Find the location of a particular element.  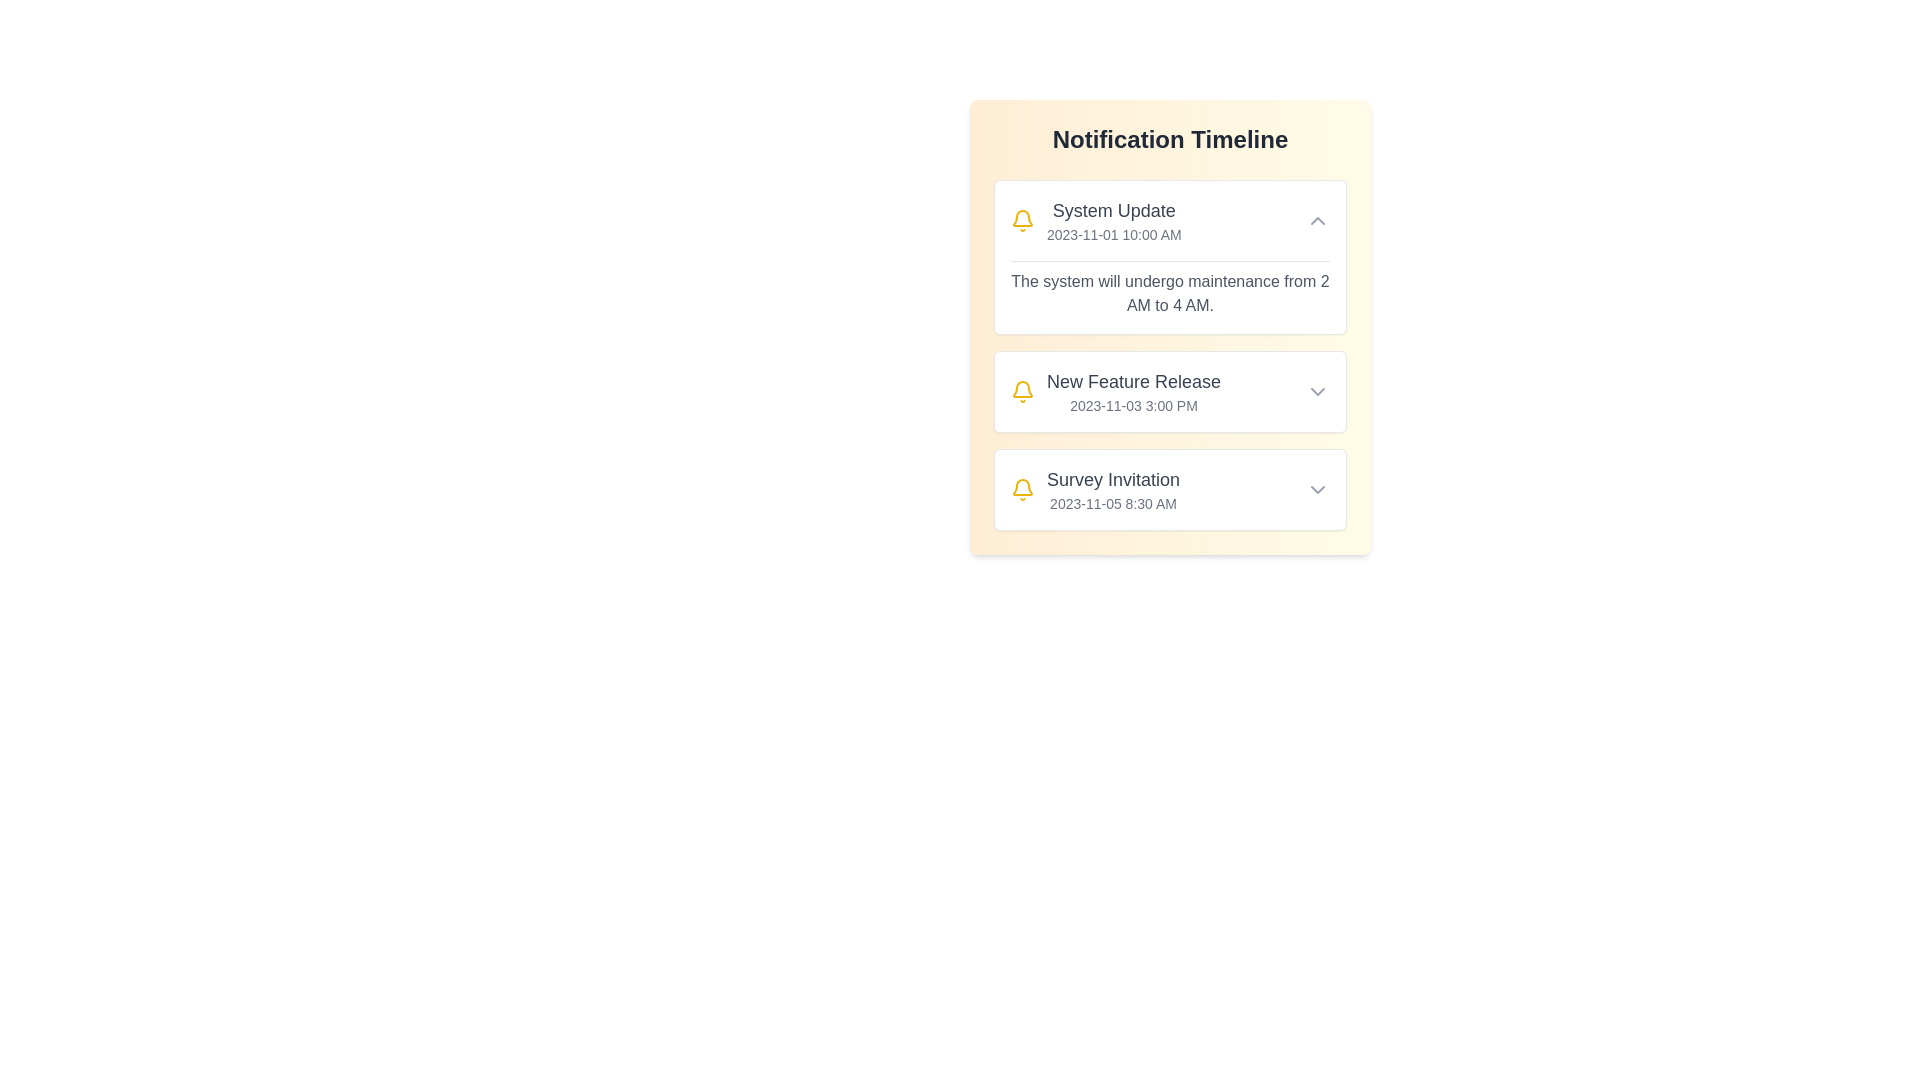

the downward-facing chevron icon on the right end of the notification row titled 'New Feature Release 2023-11-03 3:00 PM' is located at coordinates (1318, 392).